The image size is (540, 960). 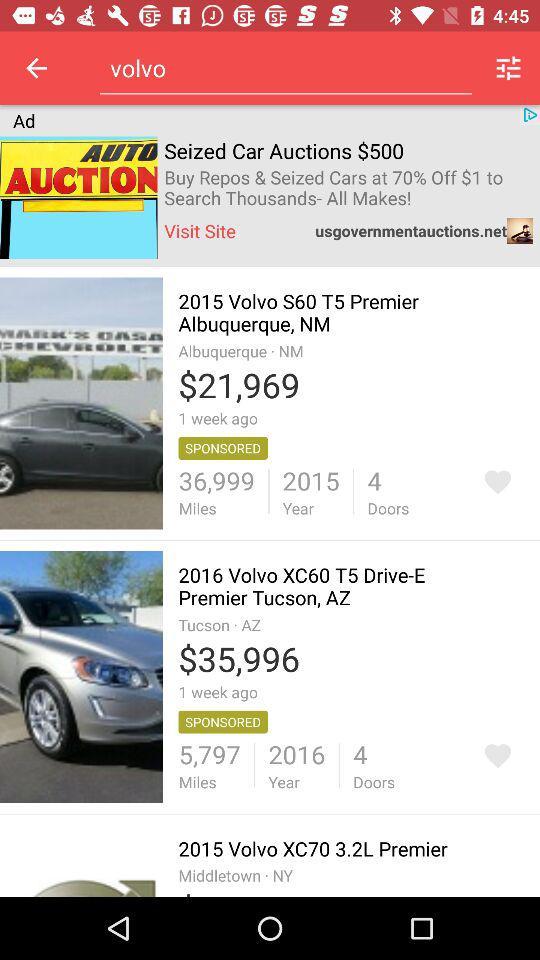 I want to click on item next to volvo, so click(x=508, y=68).